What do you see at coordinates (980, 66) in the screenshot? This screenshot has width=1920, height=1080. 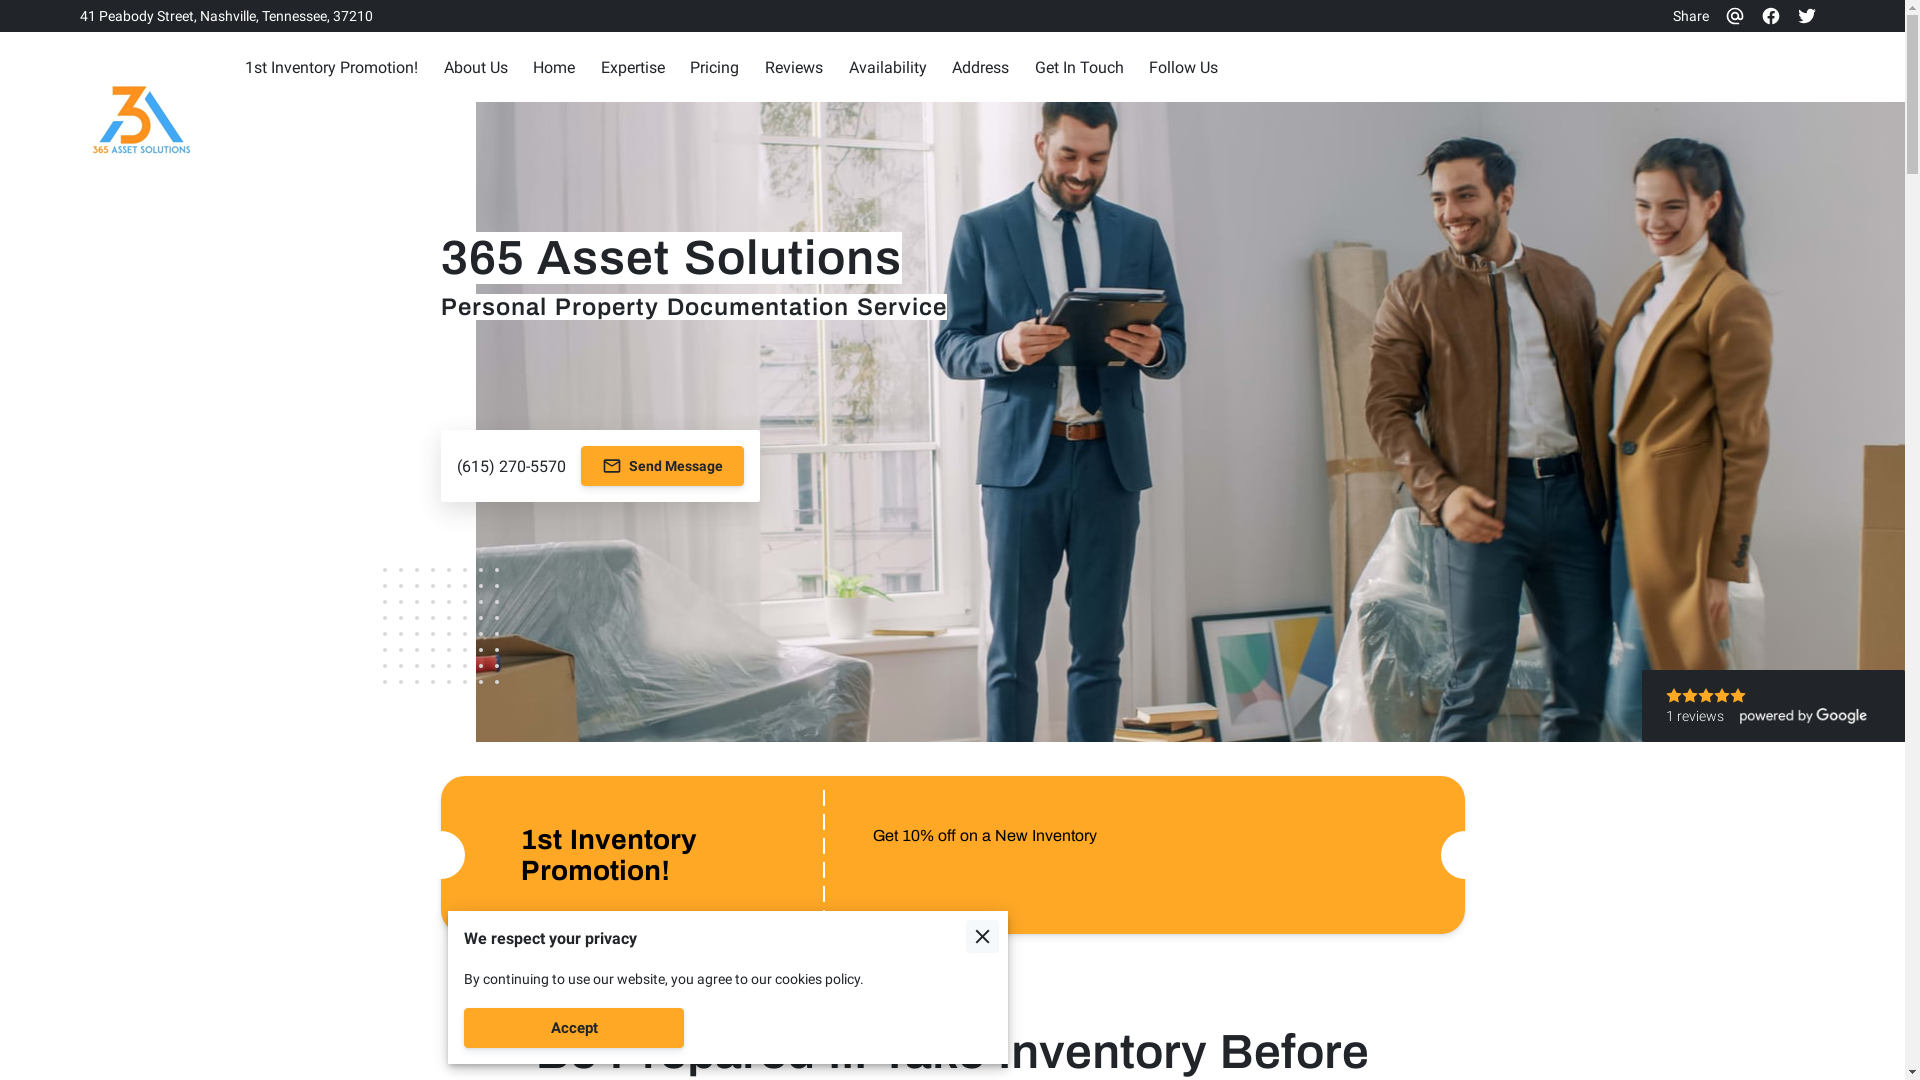 I see `'Address'` at bounding box center [980, 66].